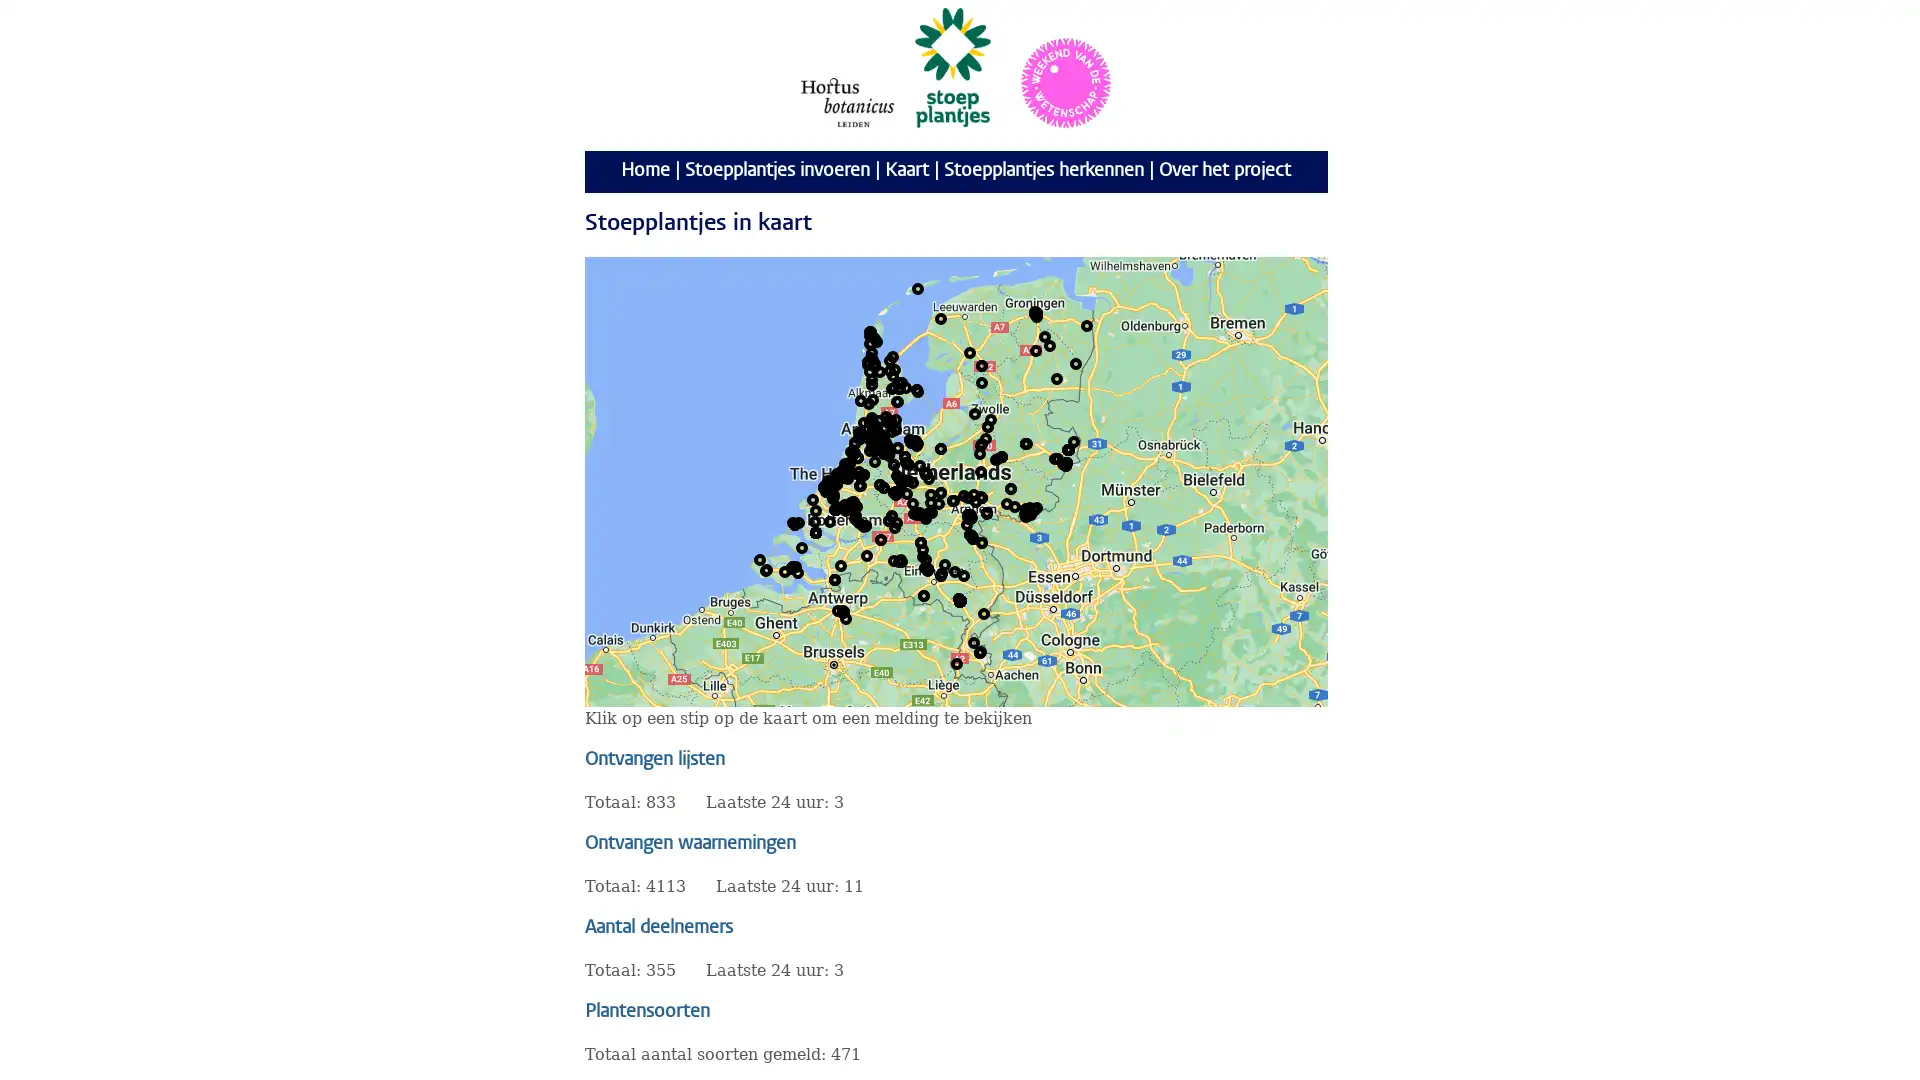 The height and width of the screenshot is (1080, 1920). I want to click on Telling van op 15 januari 2022, so click(826, 489).